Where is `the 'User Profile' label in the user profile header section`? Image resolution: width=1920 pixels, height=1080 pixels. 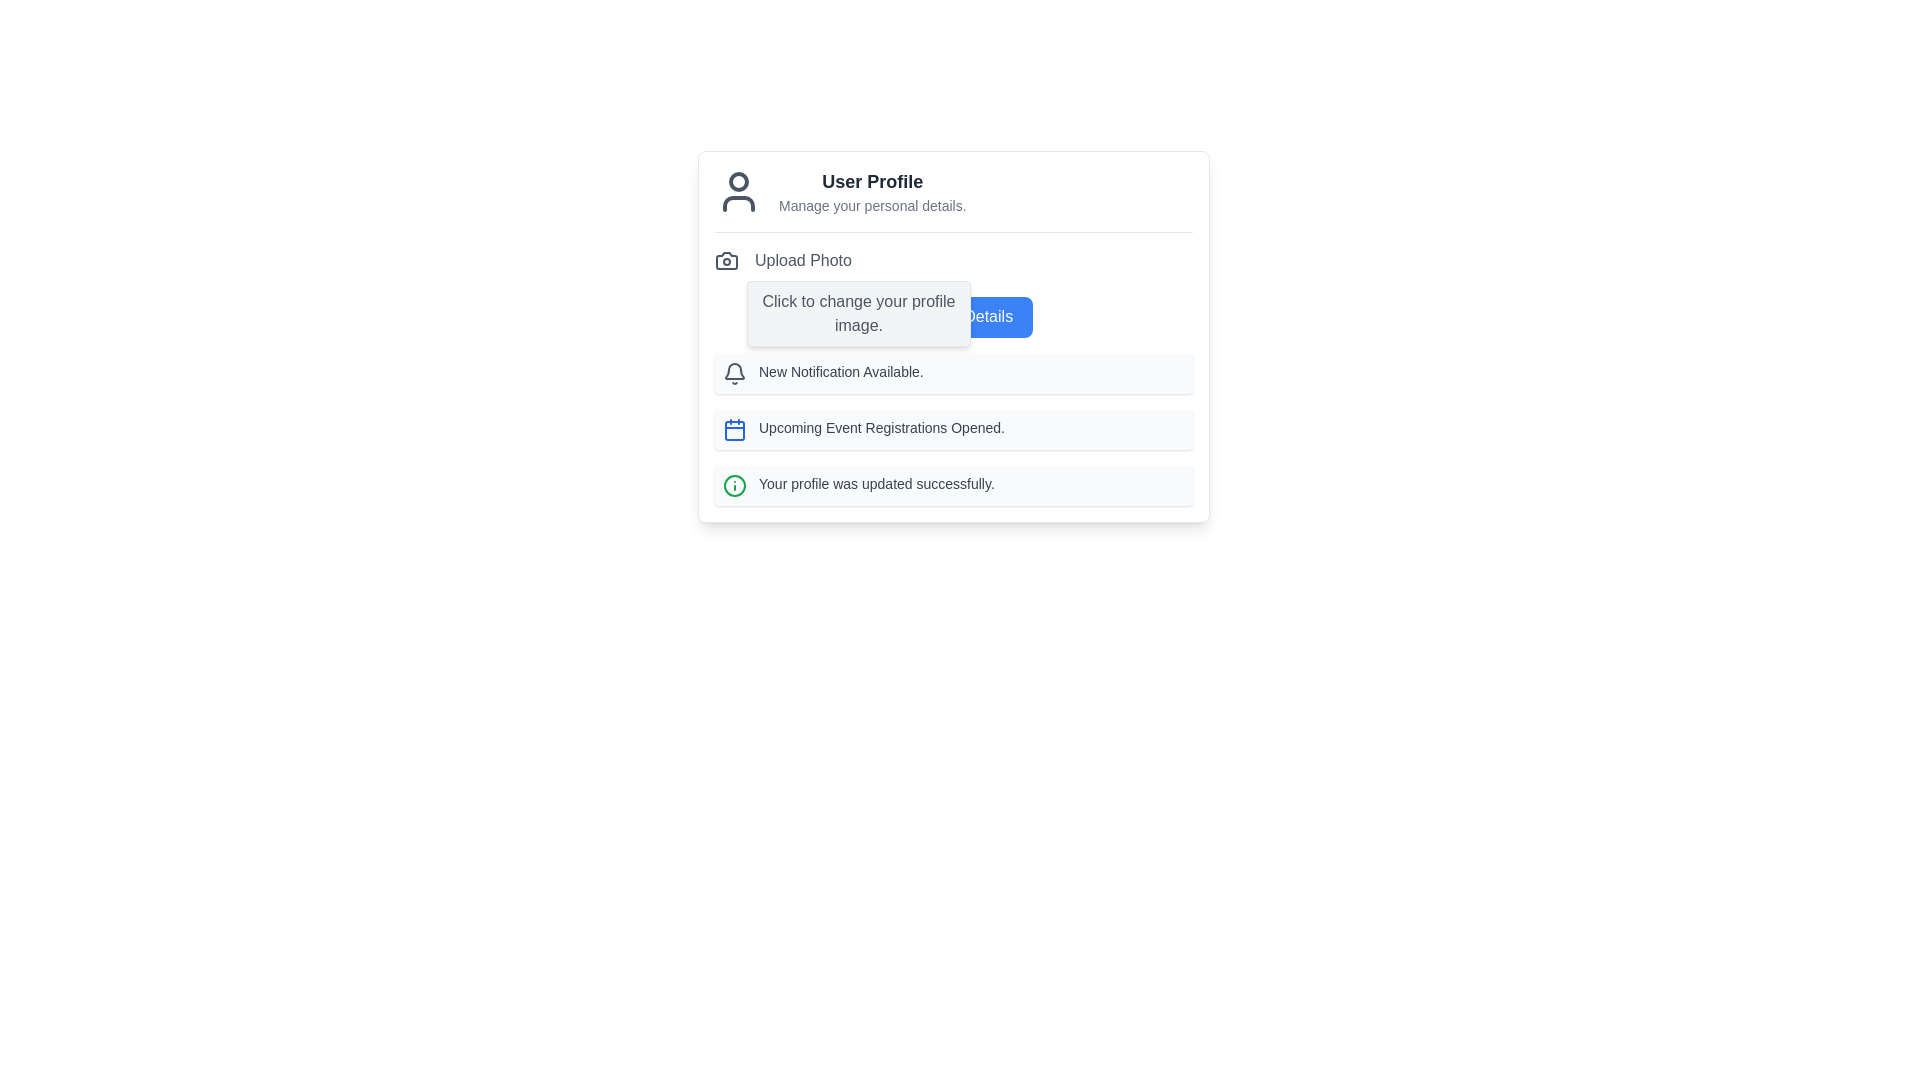
the 'User Profile' label in the user profile header section is located at coordinates (953, 200).